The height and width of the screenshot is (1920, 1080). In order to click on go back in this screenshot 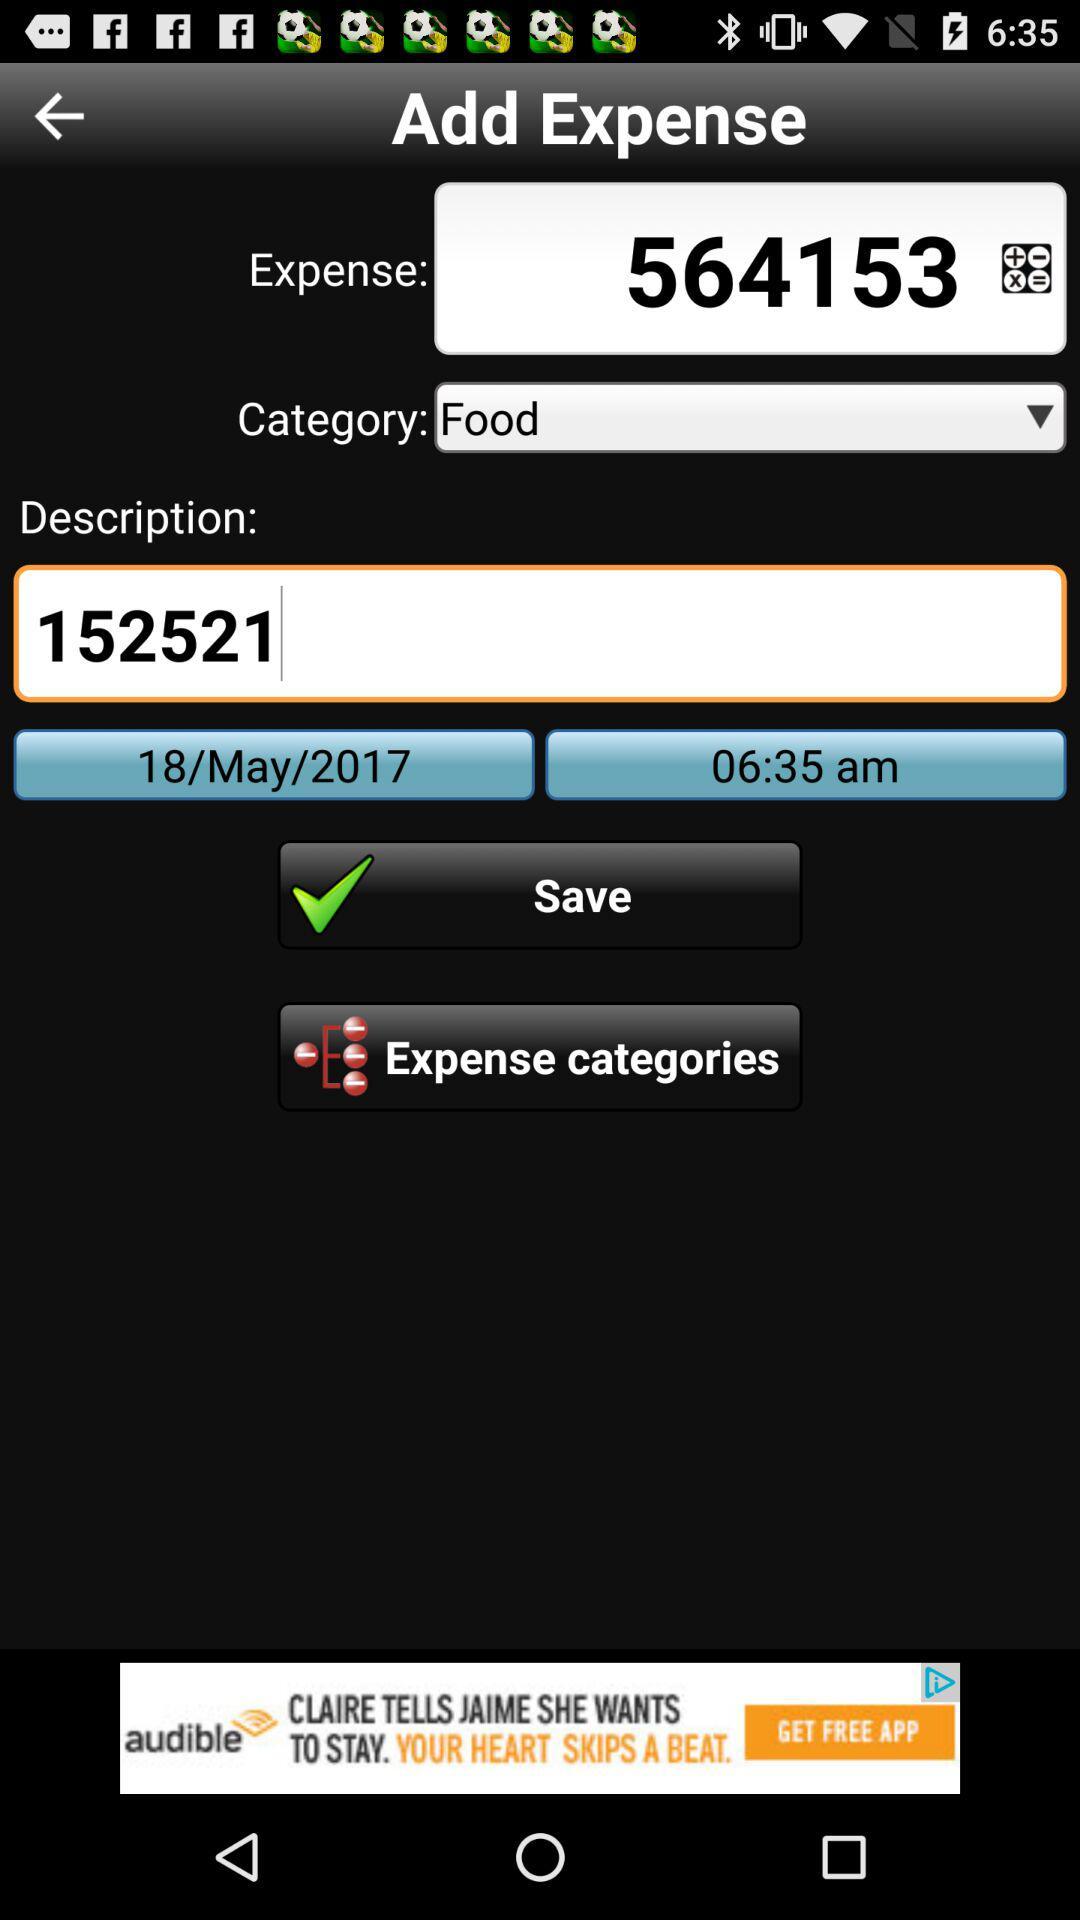, I will do `click(58, 114)`.